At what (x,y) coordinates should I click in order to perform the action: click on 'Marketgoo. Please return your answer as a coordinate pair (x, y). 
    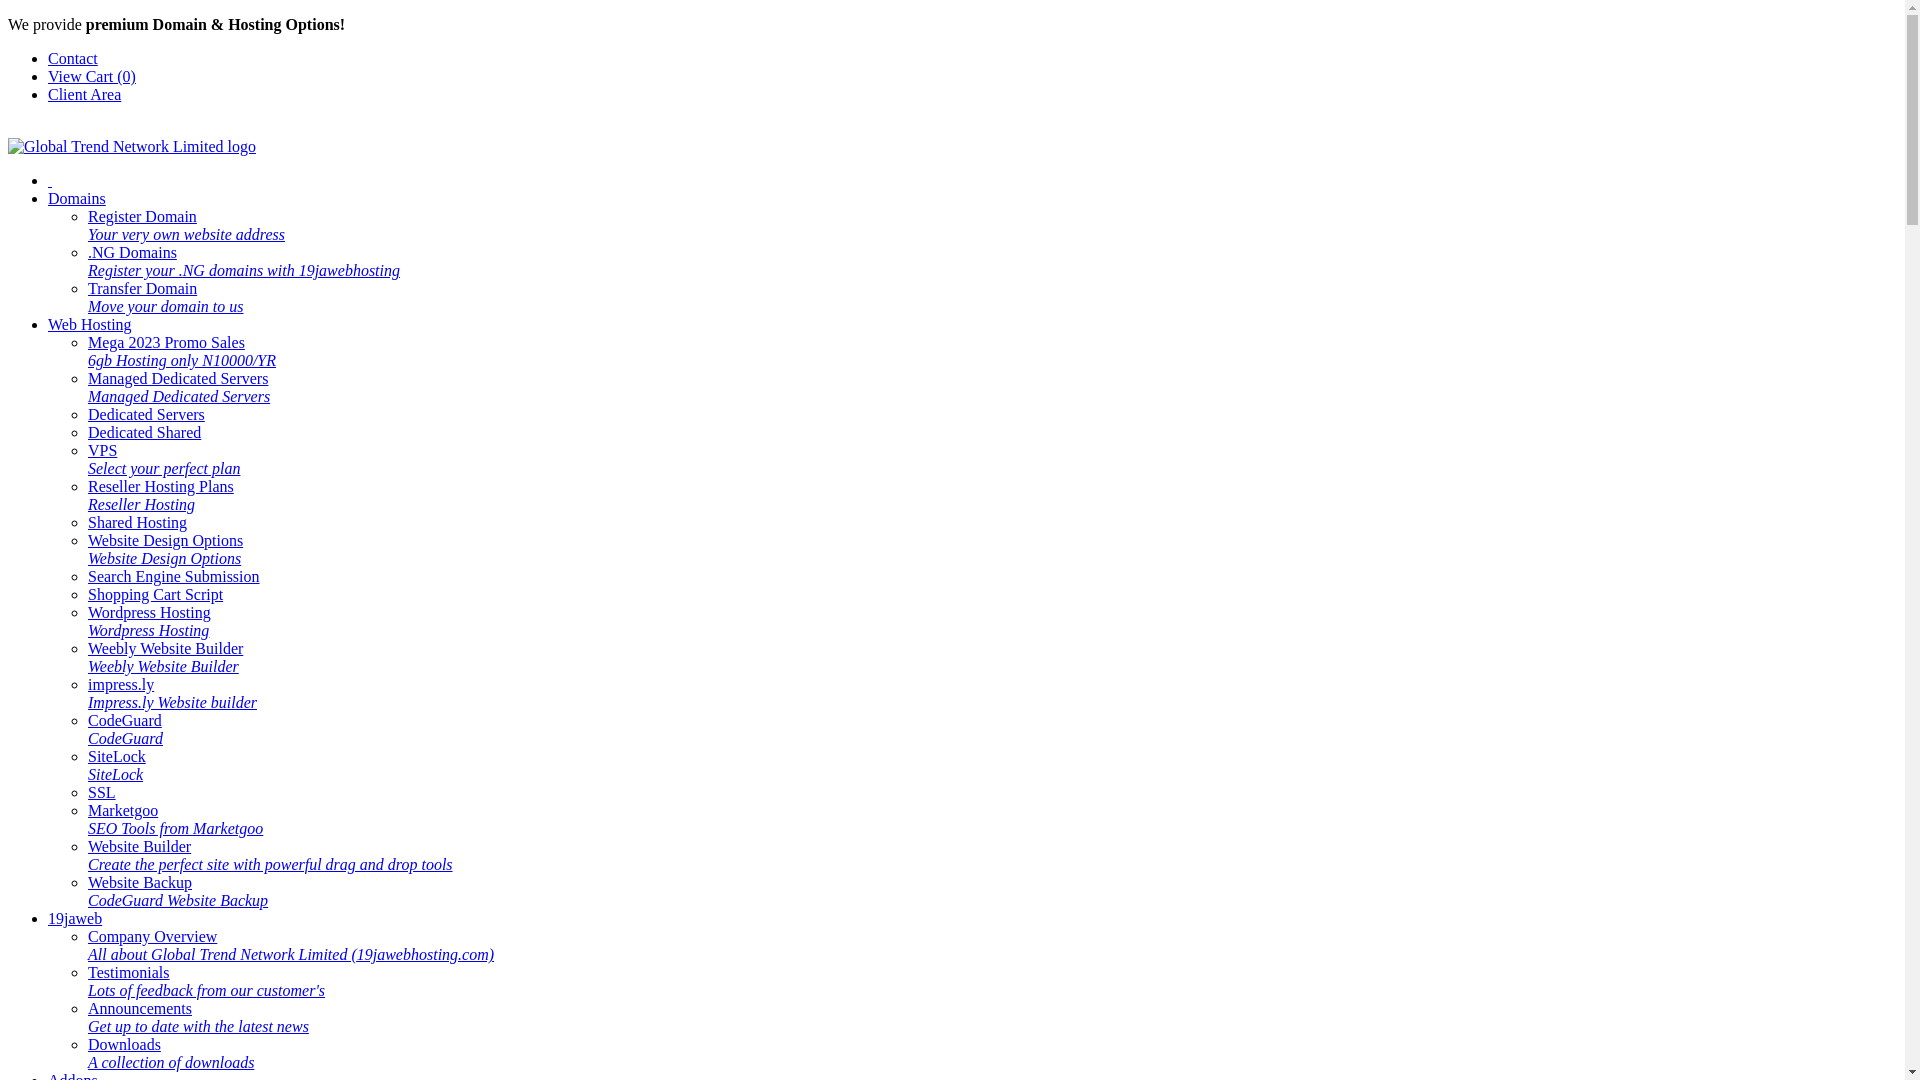
    Looking at the image, I should click on (86, 819).